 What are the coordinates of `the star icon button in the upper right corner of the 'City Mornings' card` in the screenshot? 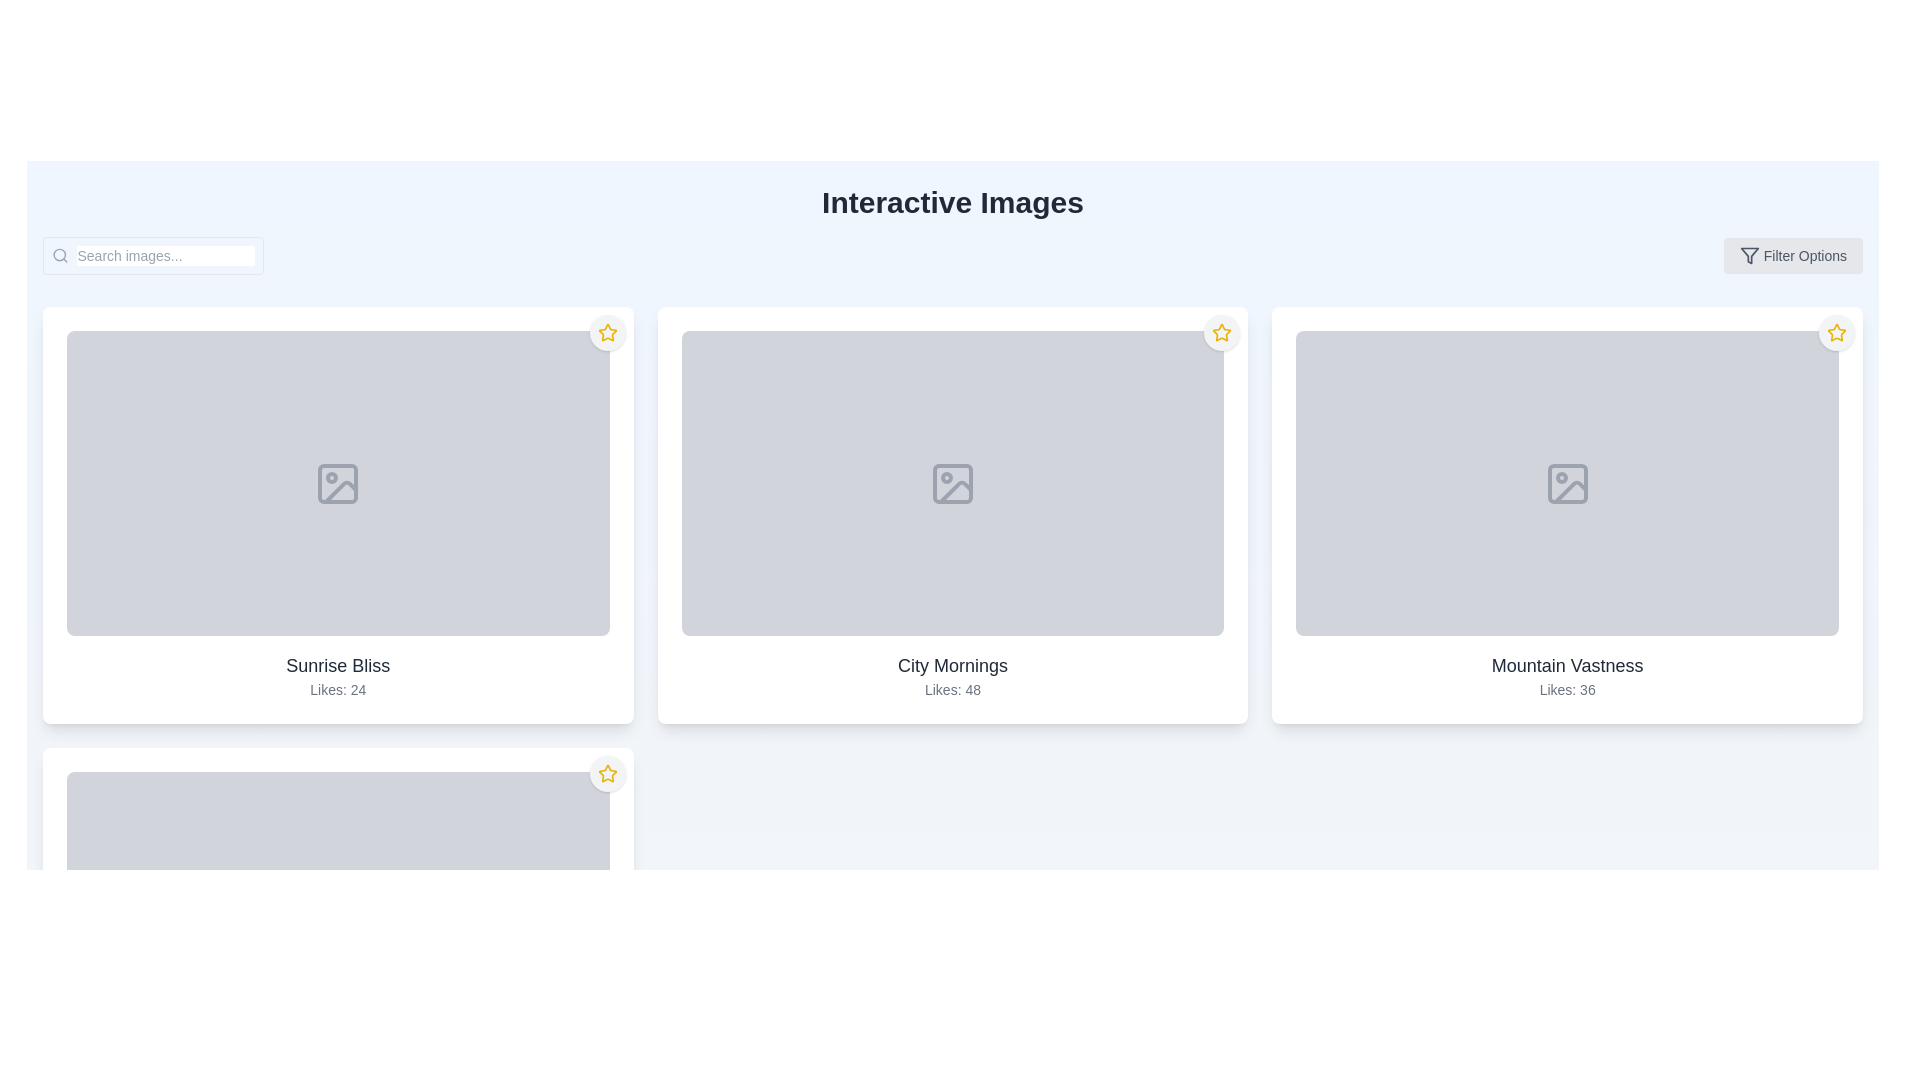 It's located at (1221, 331).